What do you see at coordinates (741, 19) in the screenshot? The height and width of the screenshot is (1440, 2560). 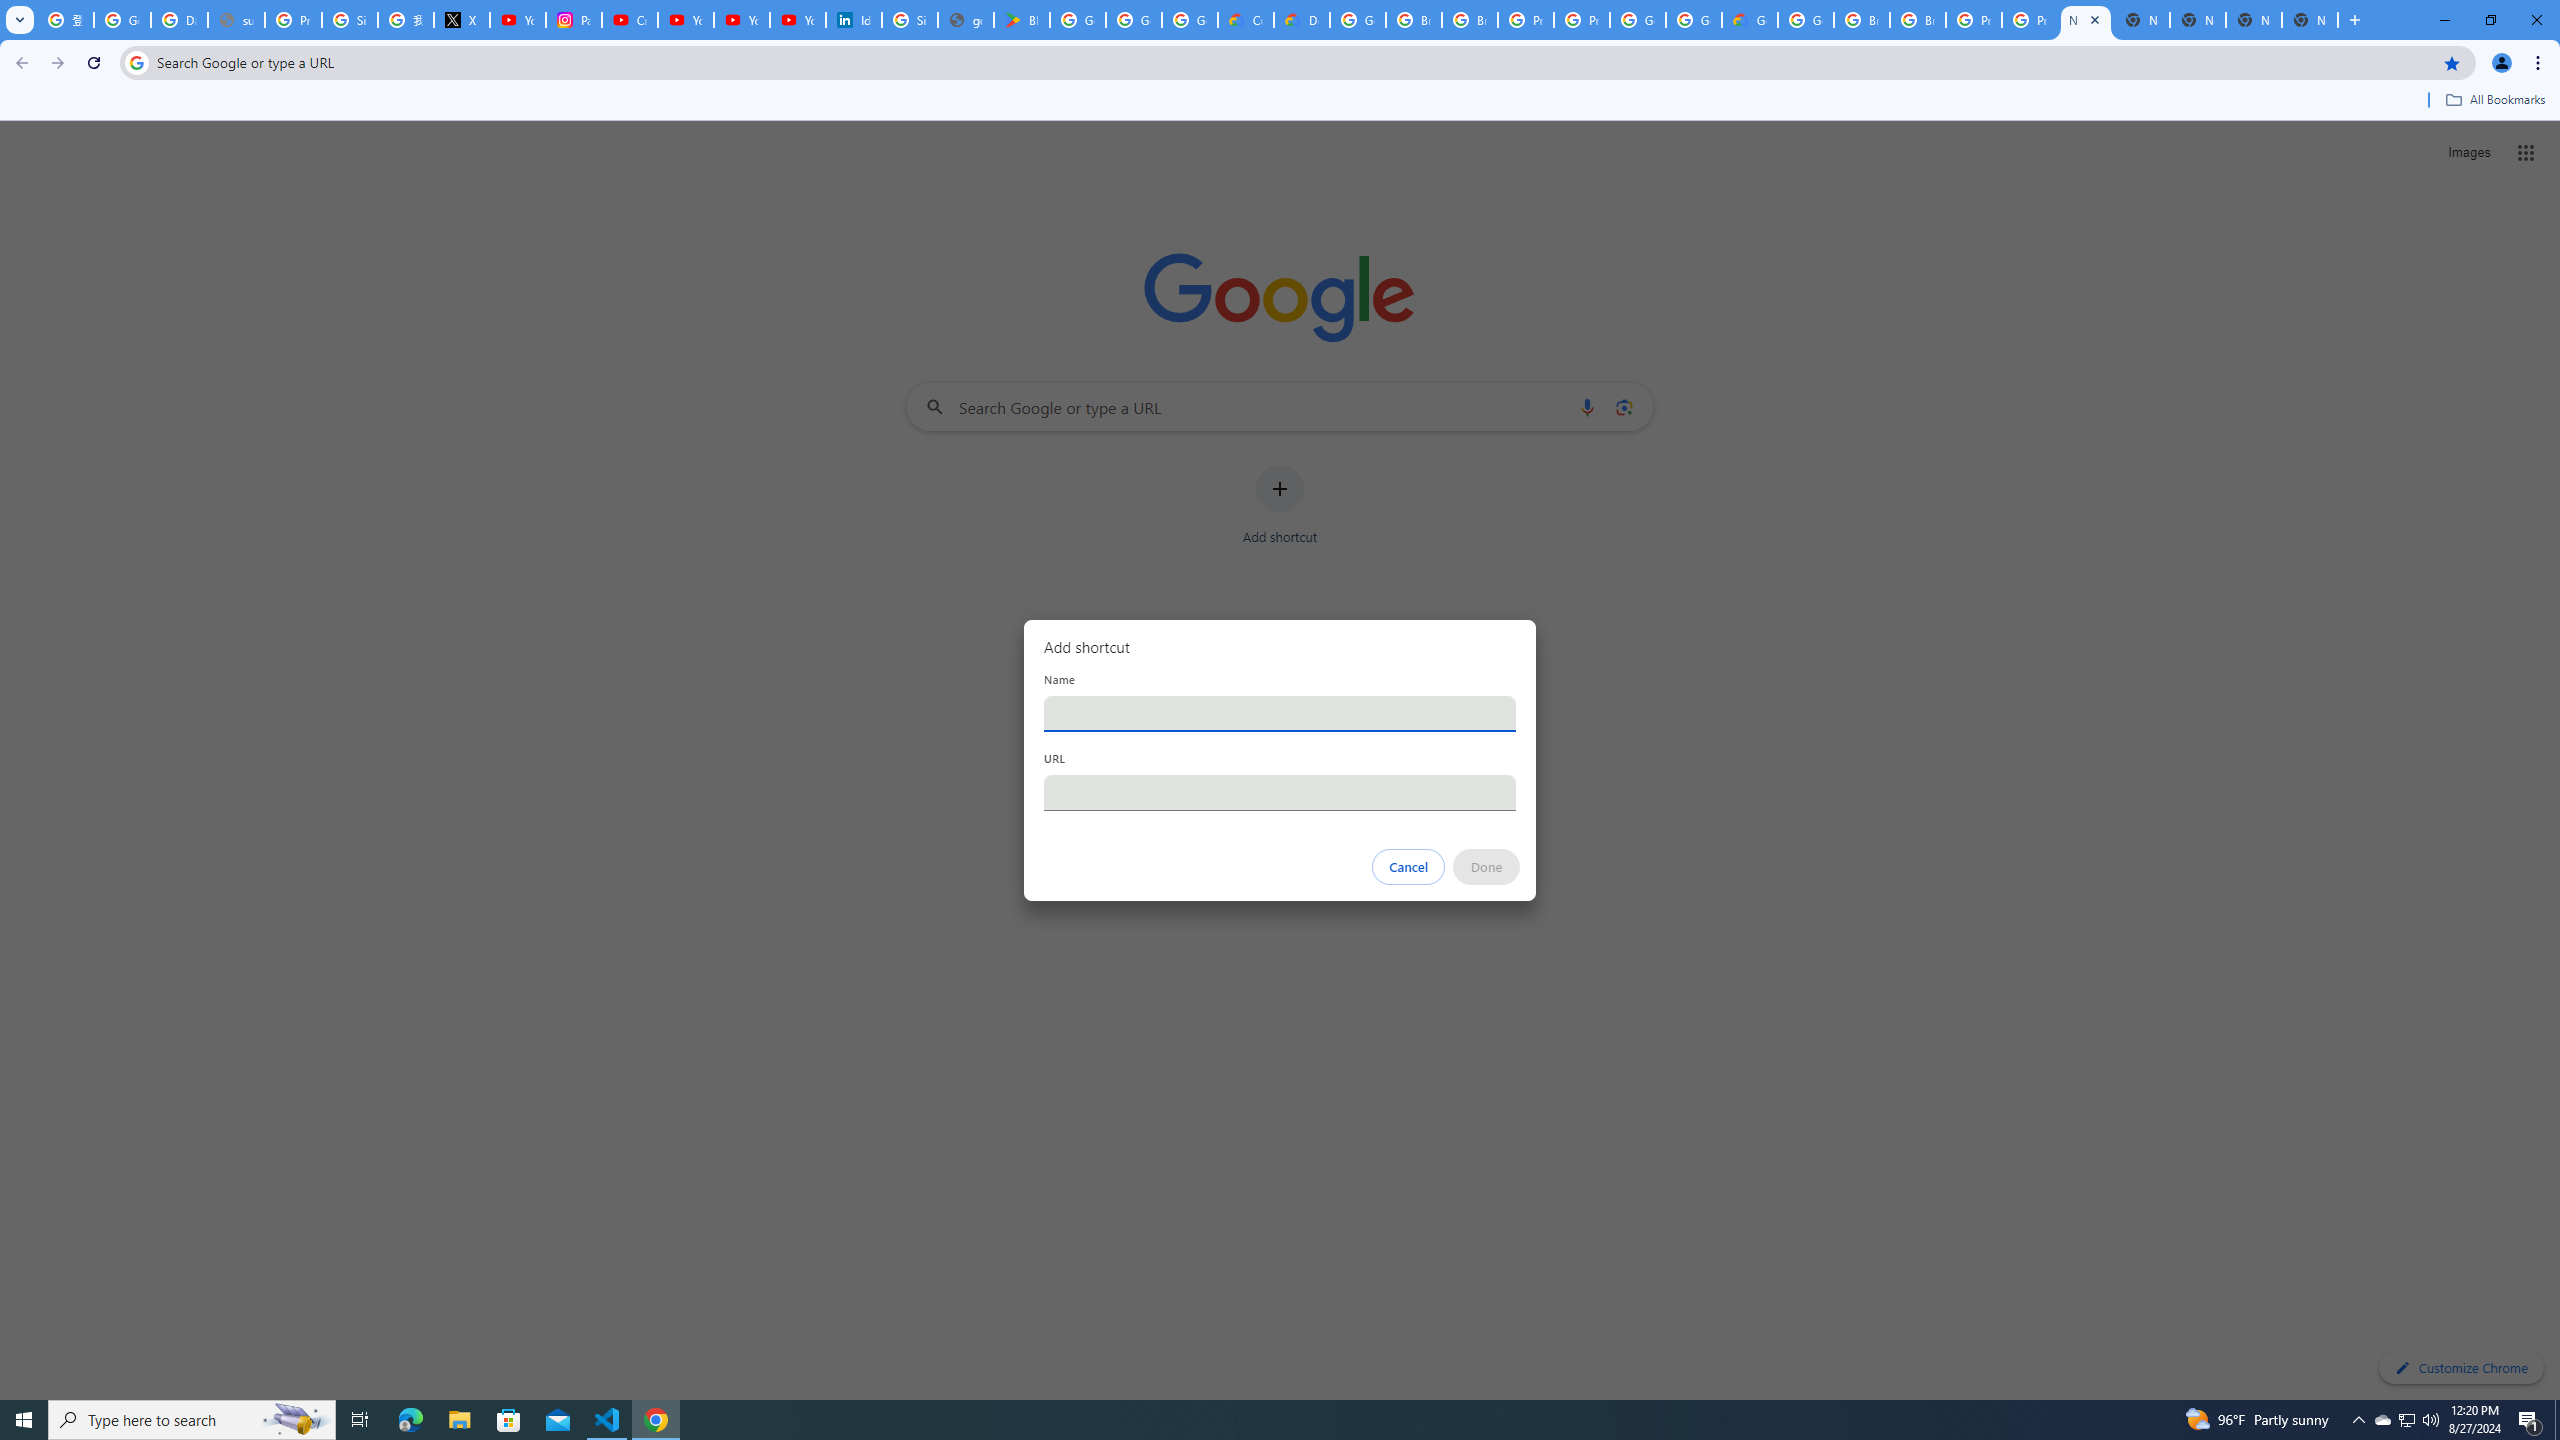 I see `'YouTube Culture & Trends - YouTube Top 10, 2021'` at bounding box center [741, 19].